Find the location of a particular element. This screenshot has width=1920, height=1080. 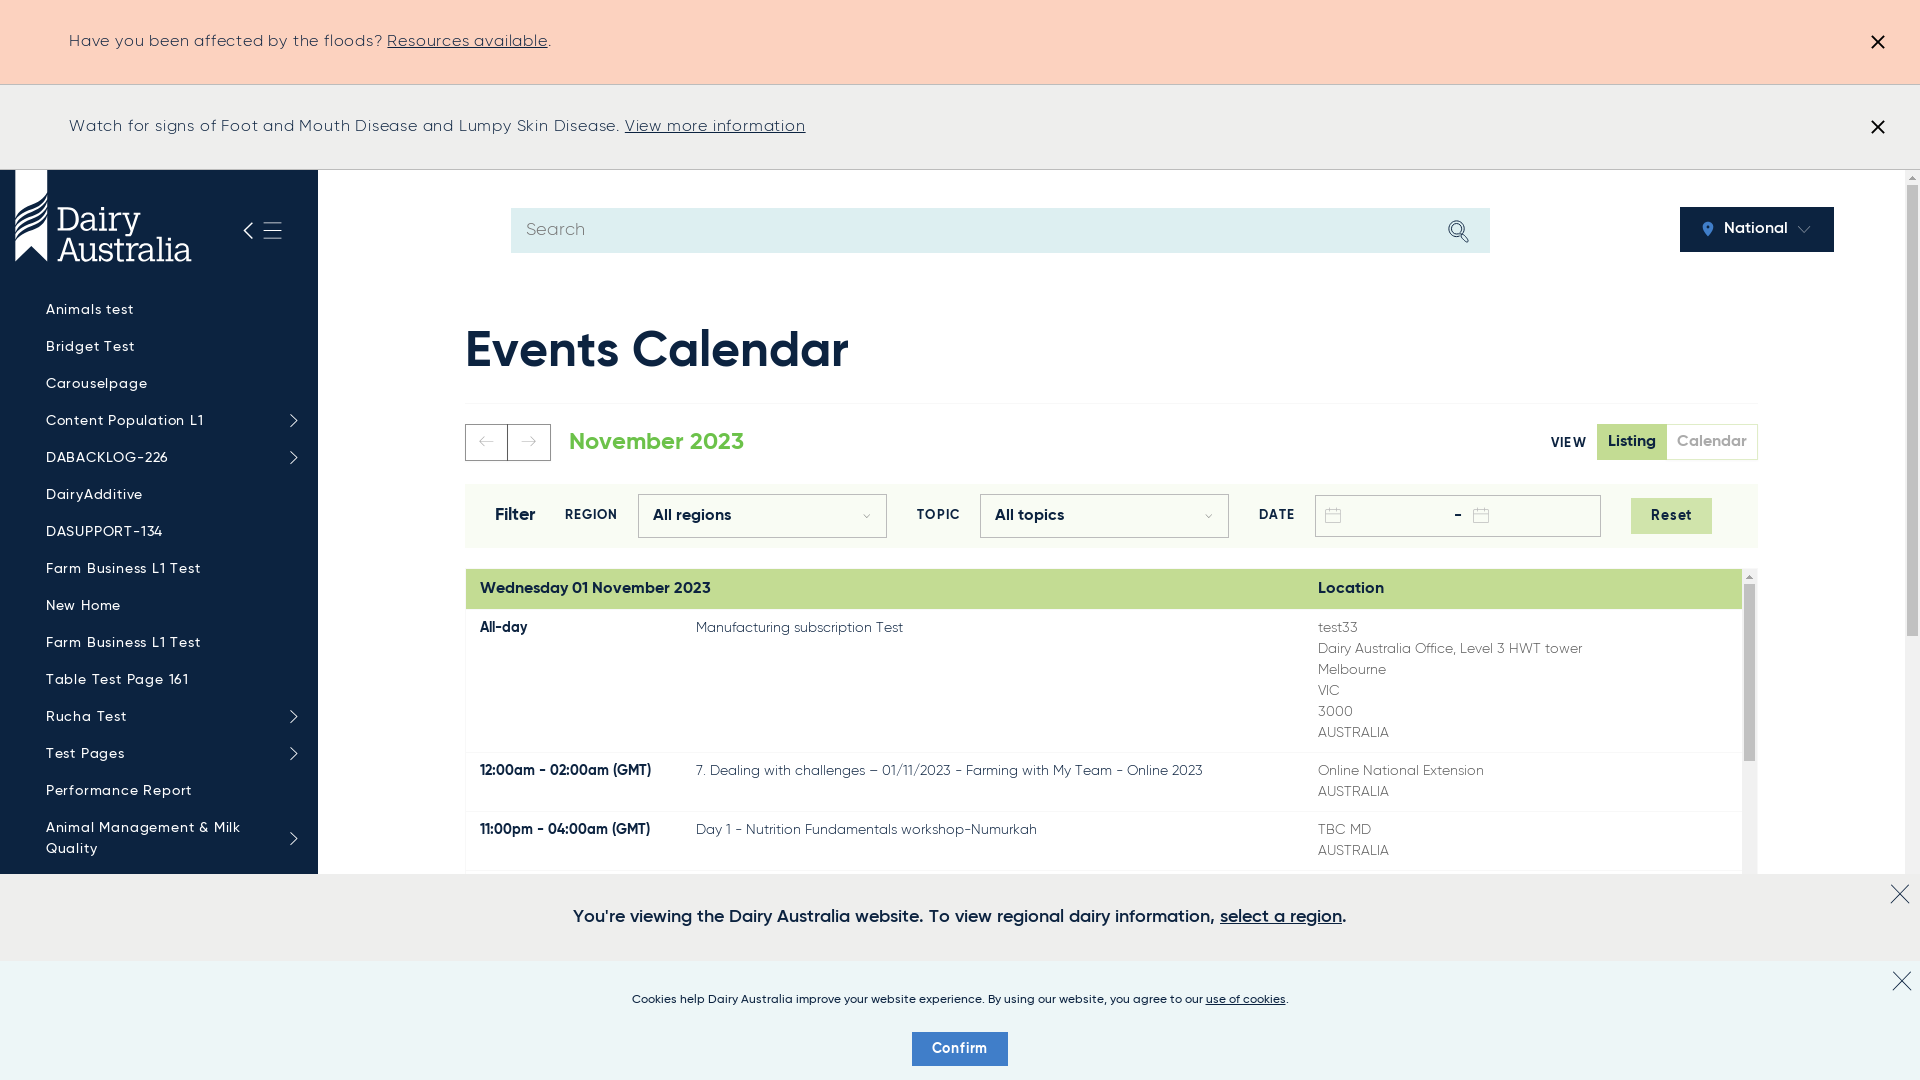

'Content Population L1' is located at coordinates (167, 420).